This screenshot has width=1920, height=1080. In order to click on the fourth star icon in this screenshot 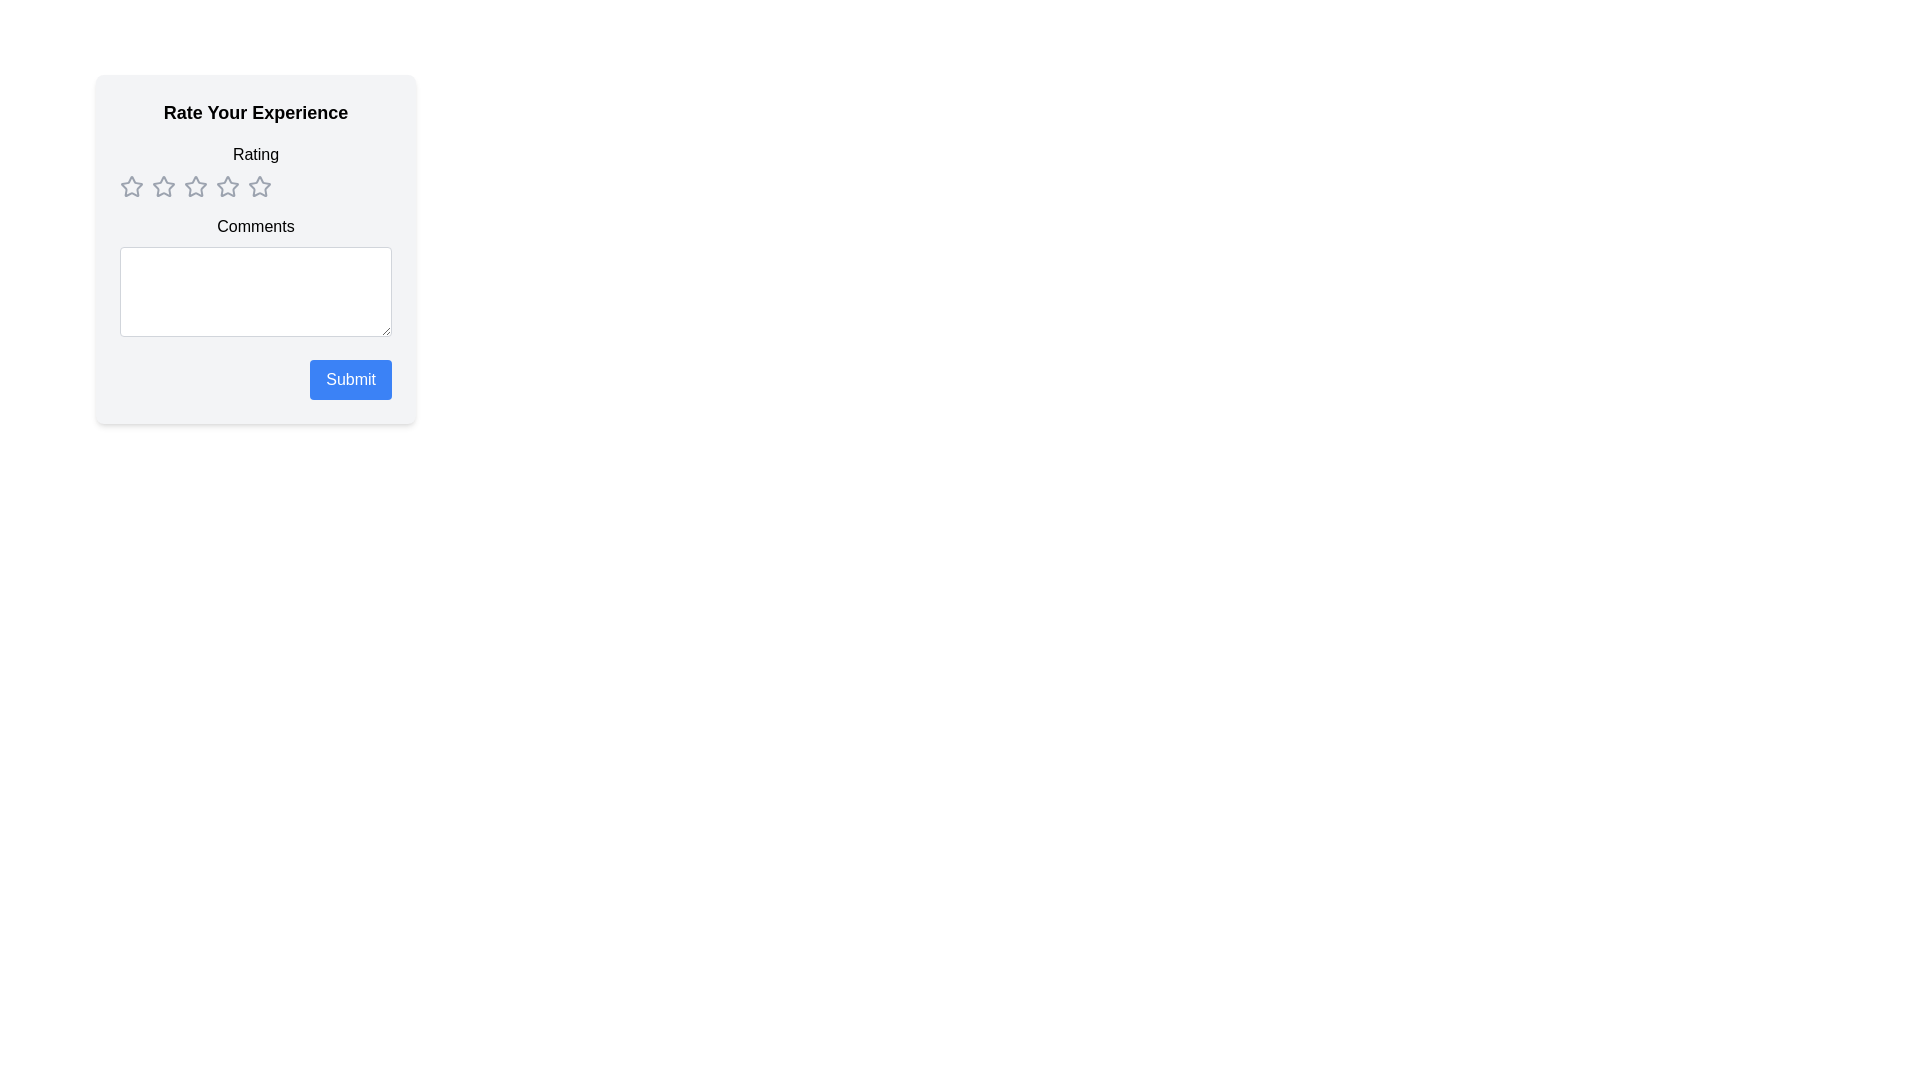, I will do `click(258, 186)`.